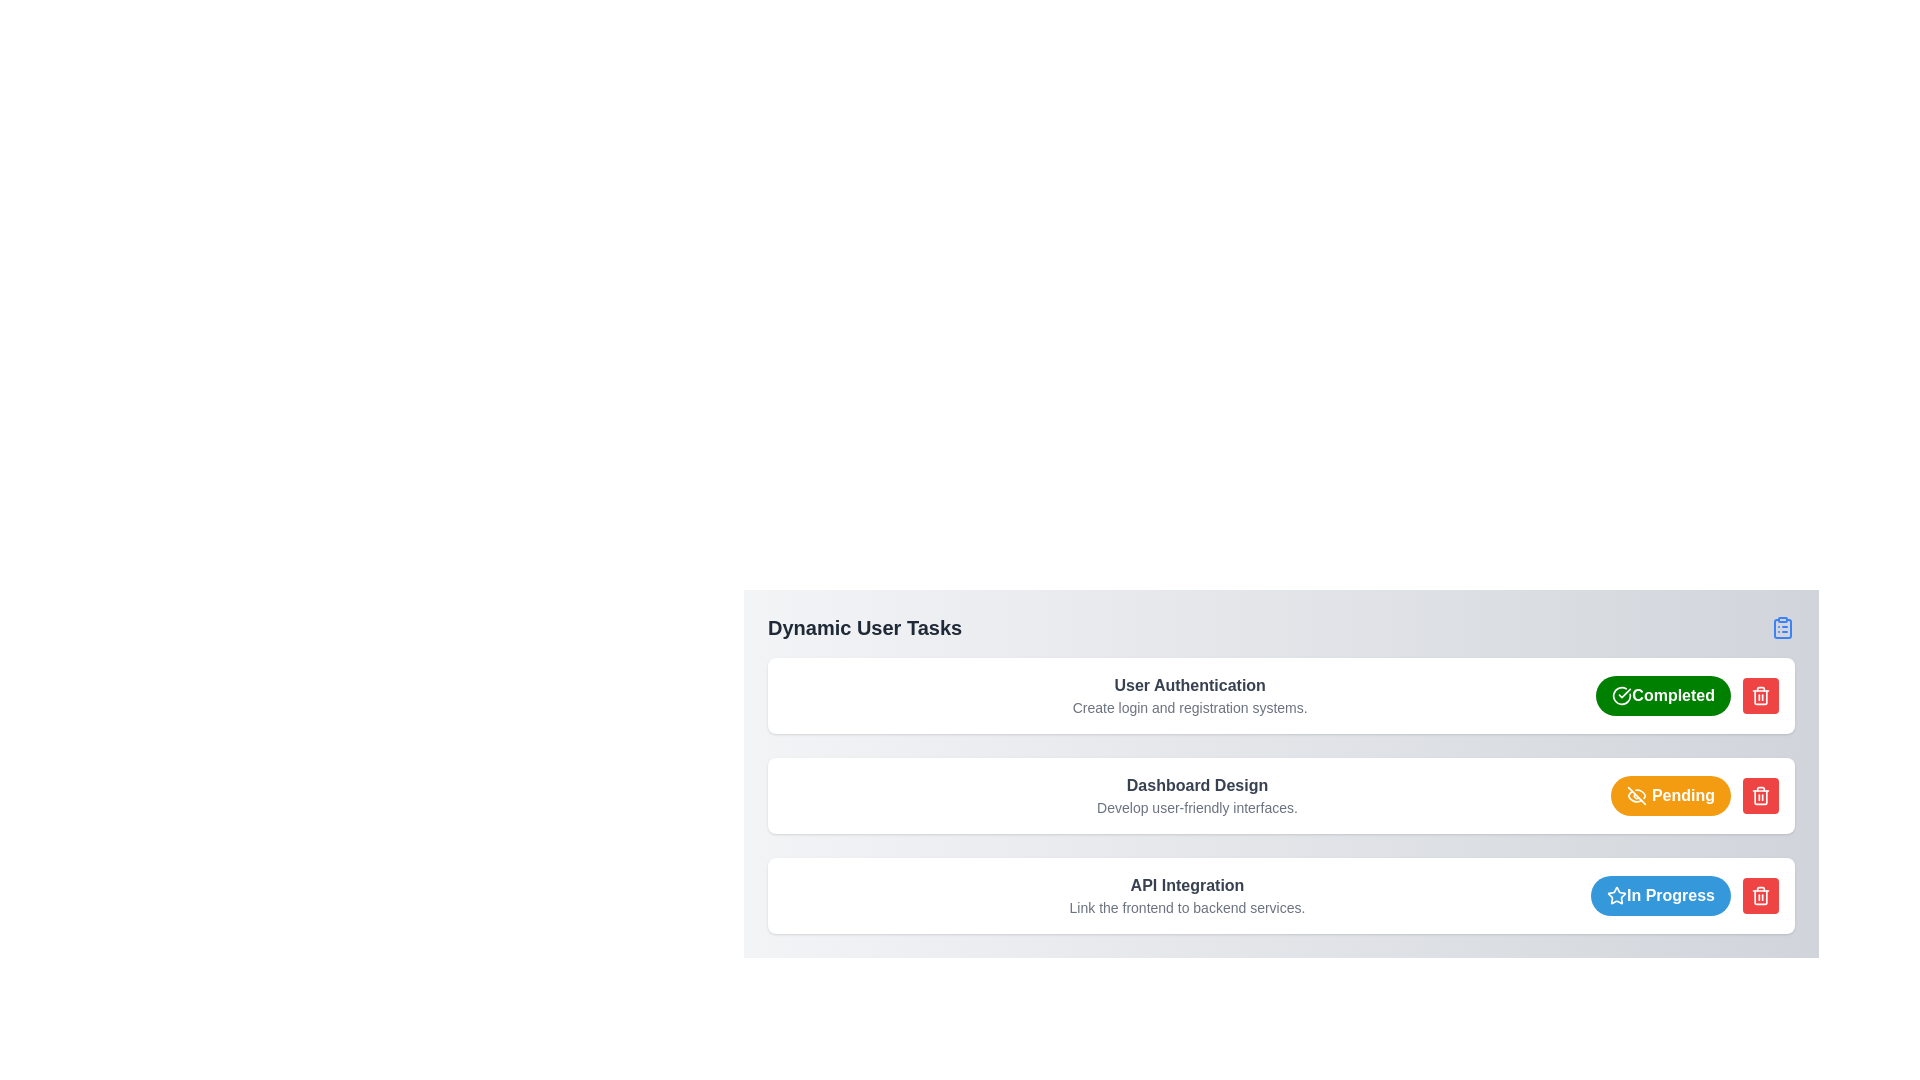  I want to click on the middle component of the trash icon, which is located at the rightmost area of each task entry, so click(1761, 896).